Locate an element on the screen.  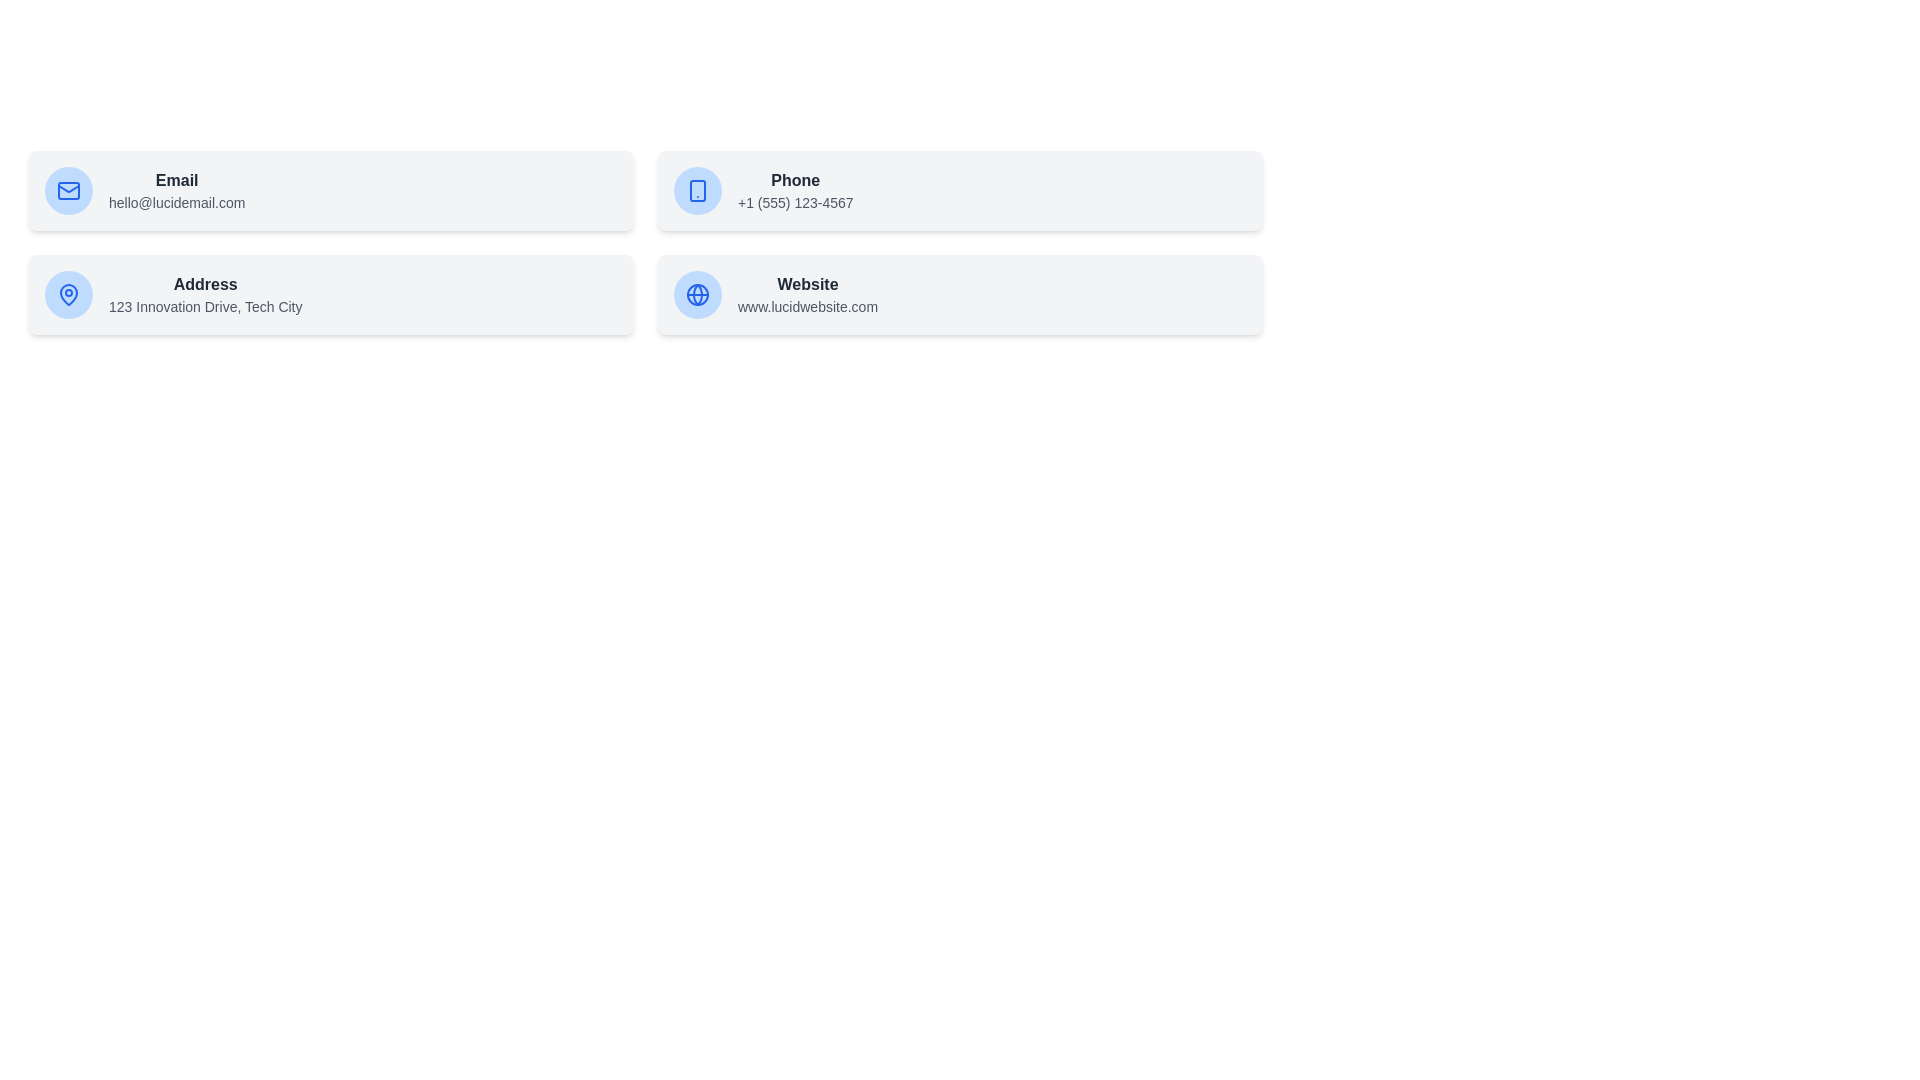
the bold text label 'Phone' displayed in dark gray, located in the top-right gray box of the grid layout, positioned above the phone number '+1 (555) 123-4567' is located at coordinates (794, 181).